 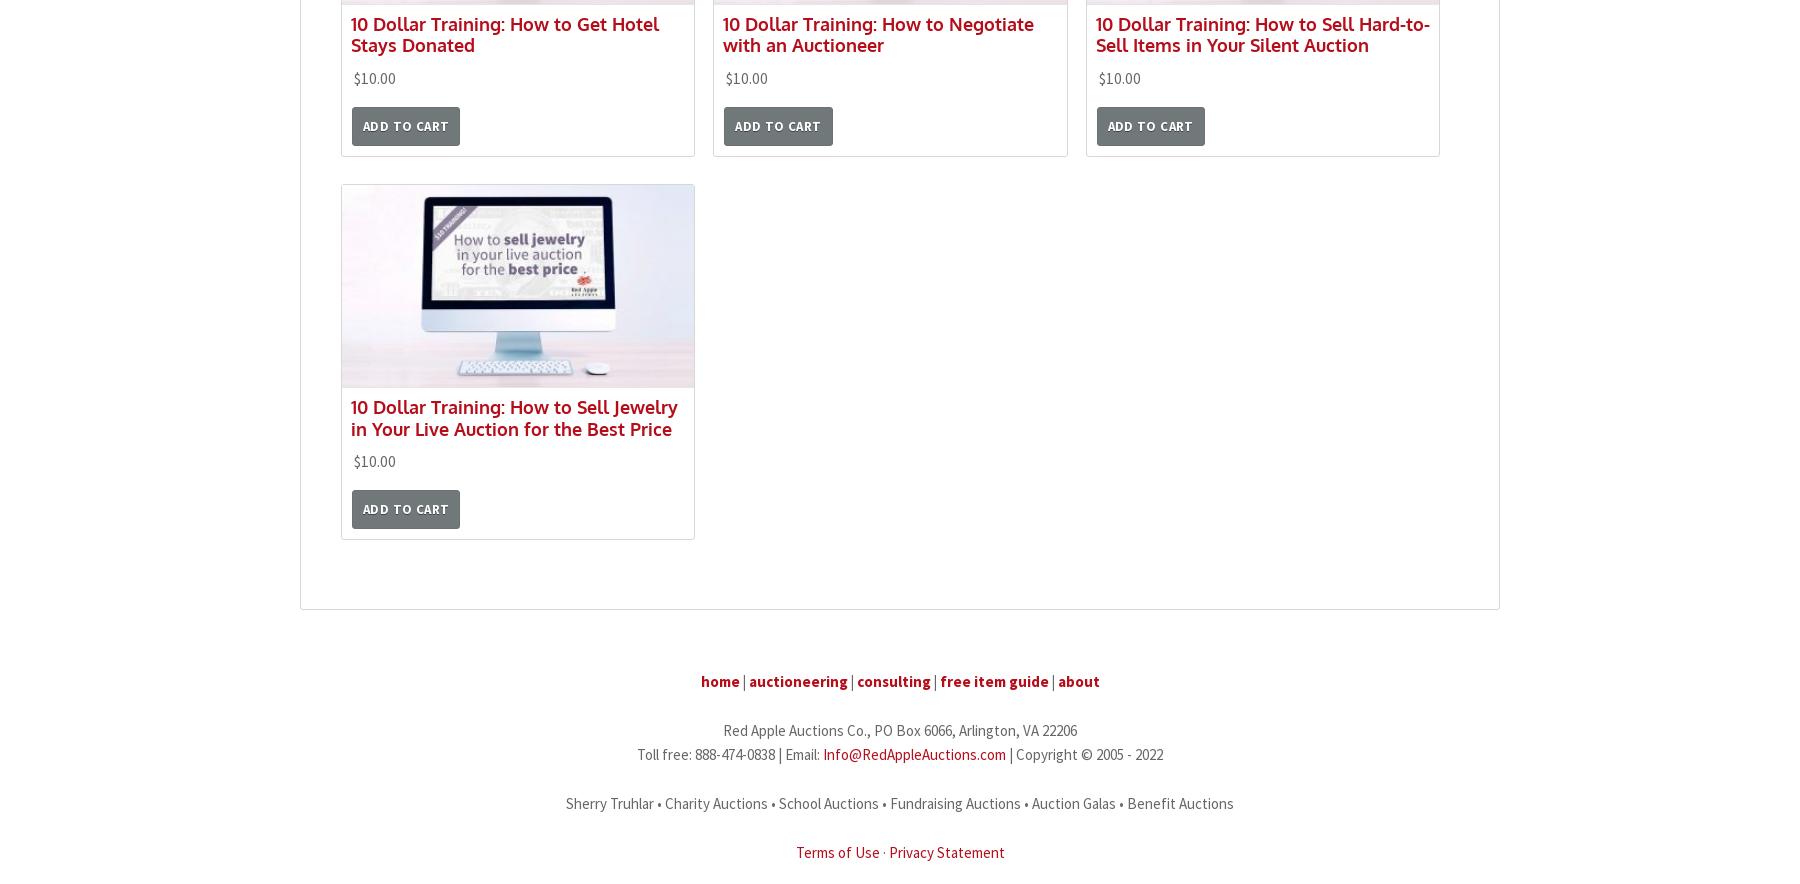 What do you see at coordinates (822, 754) in the screenshot?
I see `'Info@RedAppleAuctions.com'` at bounding box center [822, 754].